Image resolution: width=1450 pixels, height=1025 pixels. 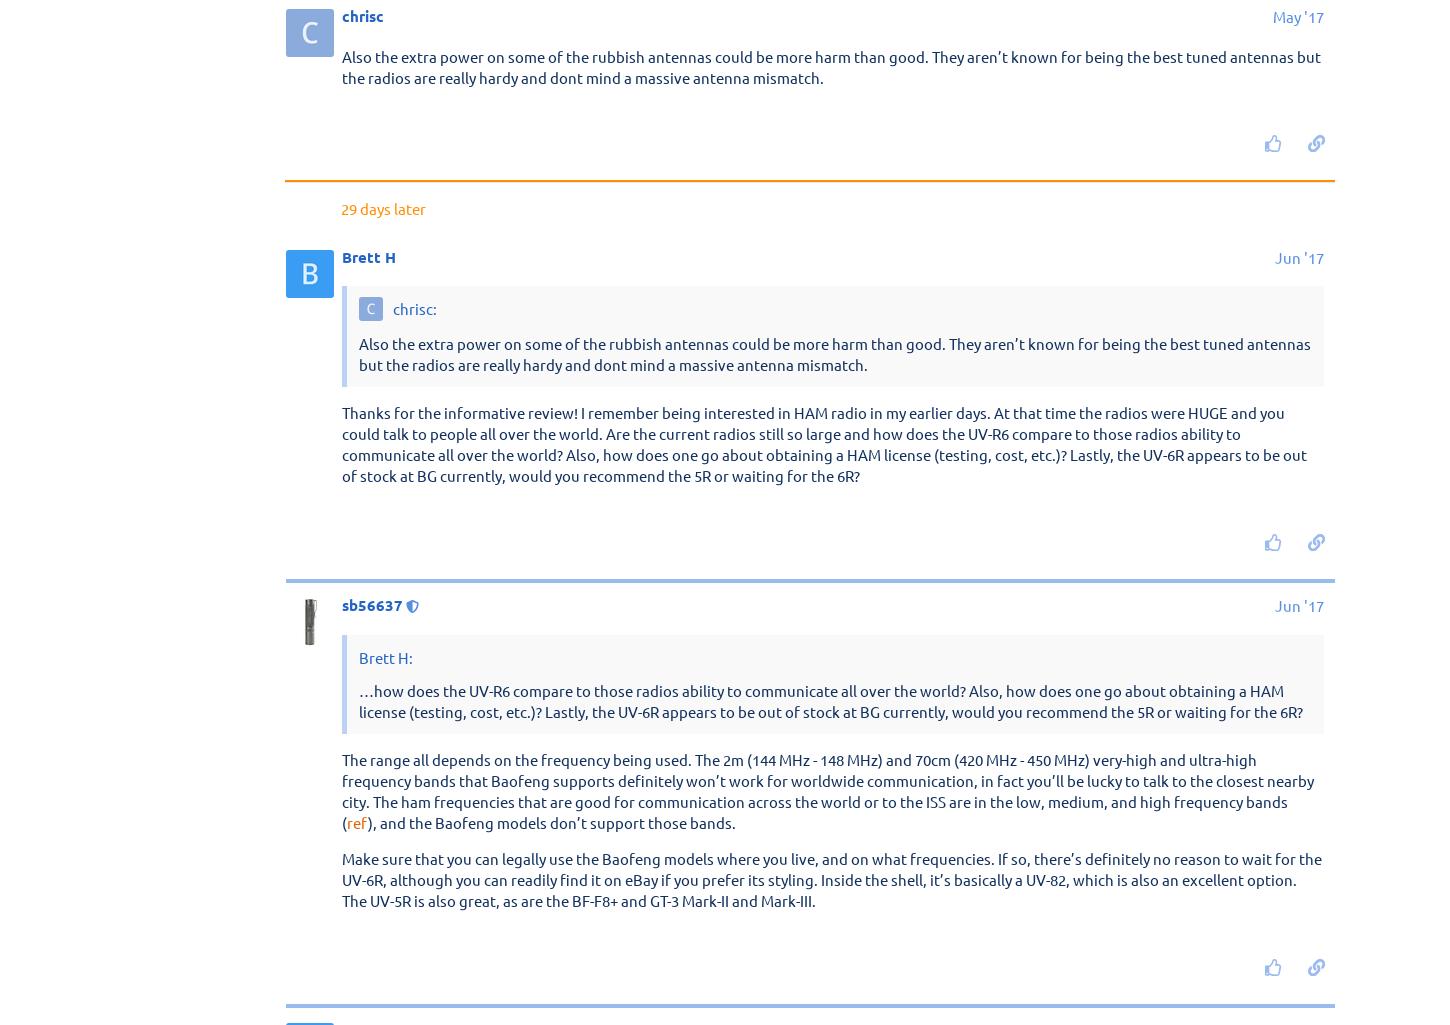 What do you see at coordinates (342, 593) in the screenshot?
I see `'chrisc'` at bounding box center [342, 593].